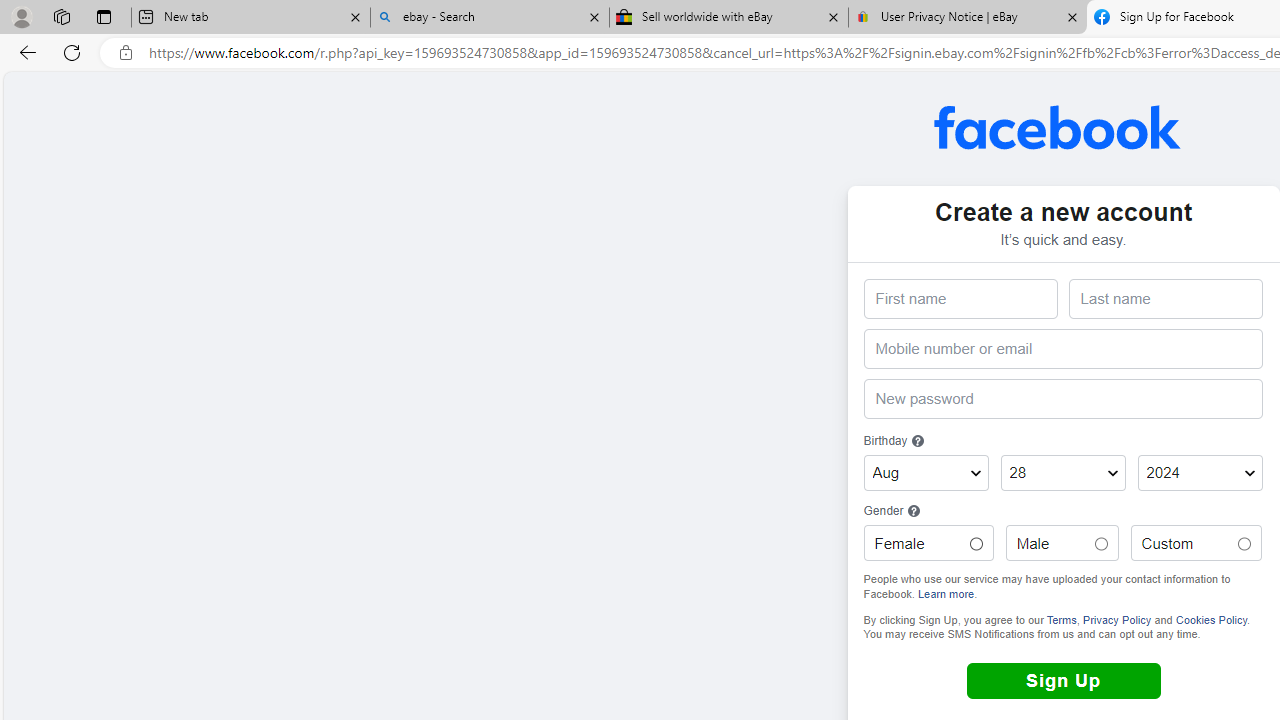  Describe the element at coordinates (1062, 680) in the screenshot. I see `'Sign Up'` at that location.